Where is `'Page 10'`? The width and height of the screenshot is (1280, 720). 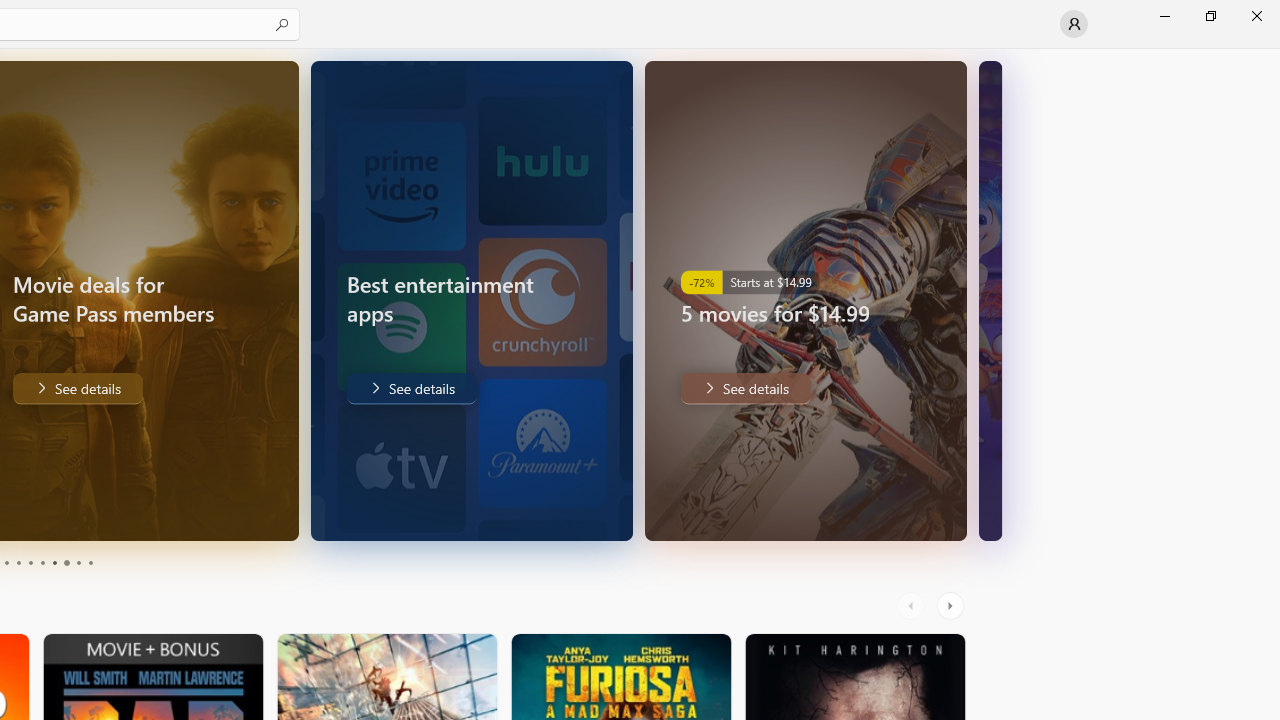
'Page 10' is located at coordinates (89, 563).